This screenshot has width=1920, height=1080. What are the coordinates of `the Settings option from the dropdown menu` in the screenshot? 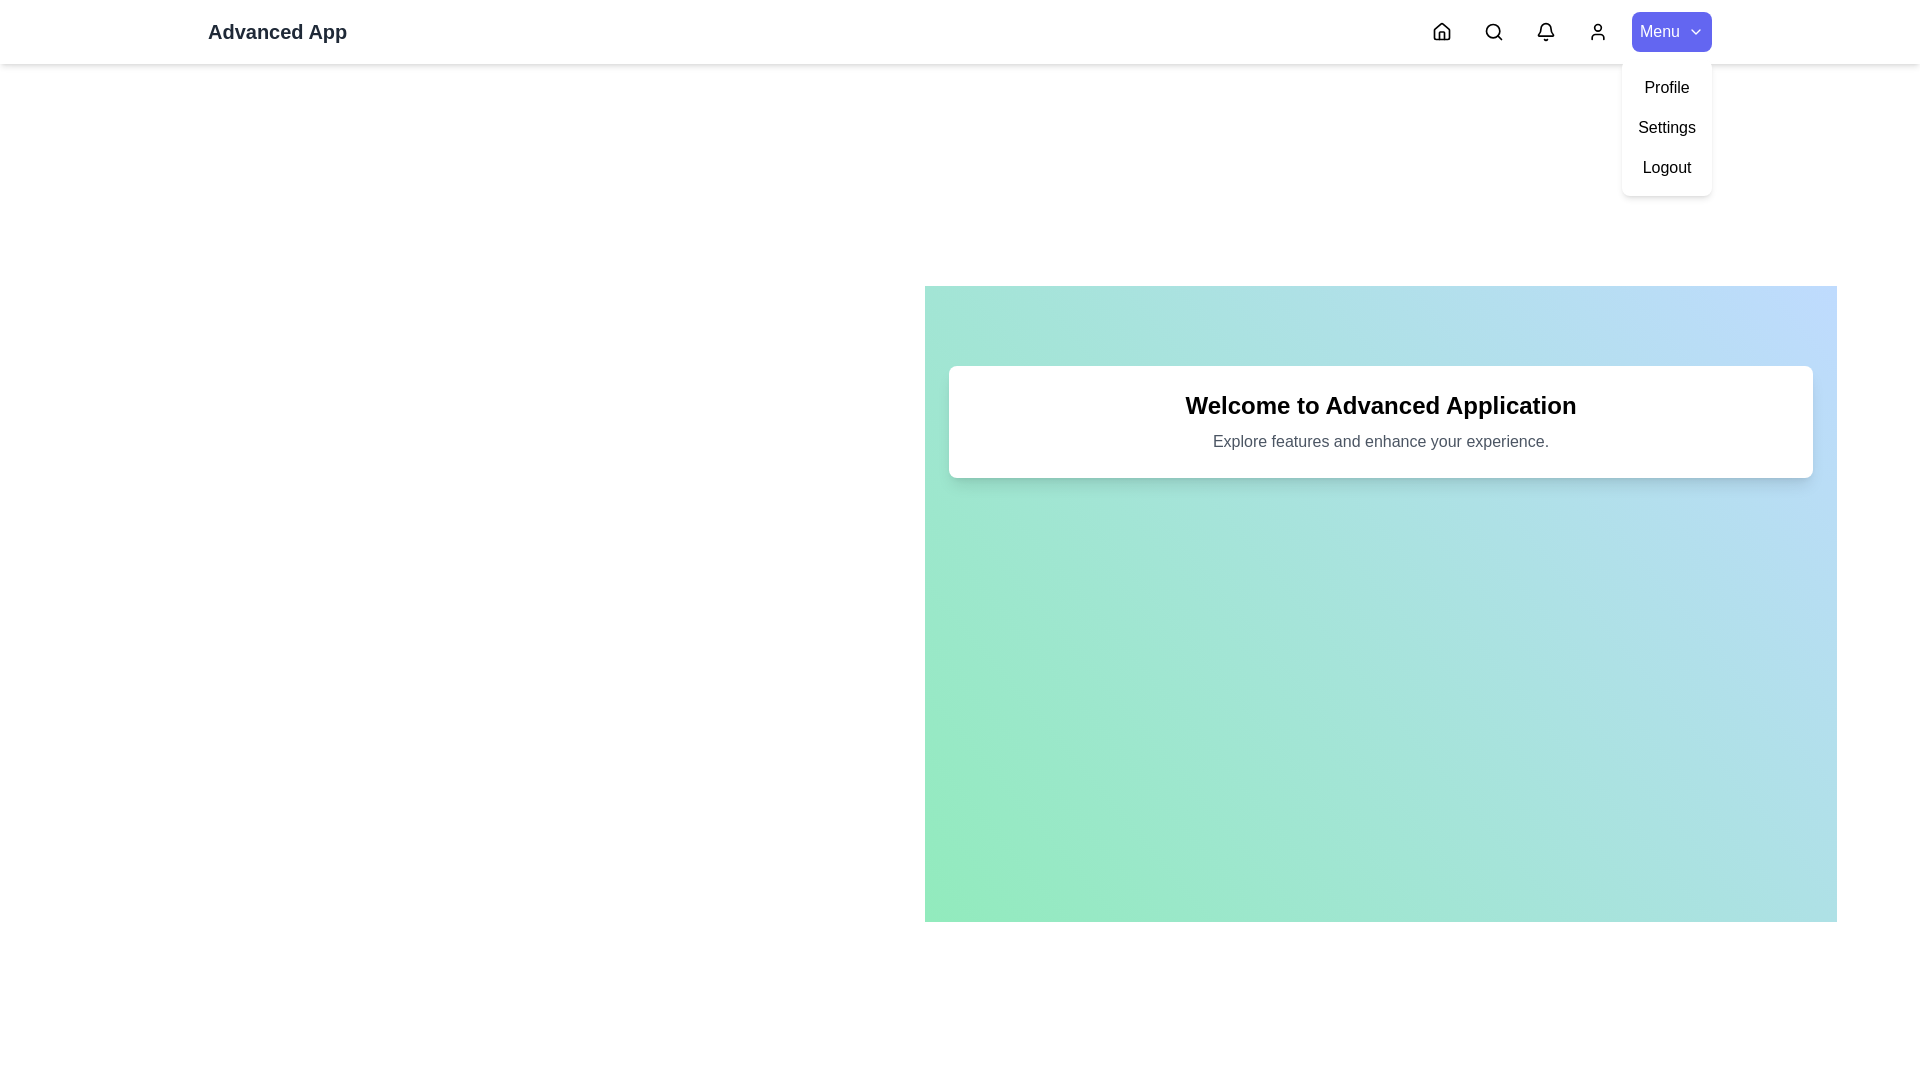 It's located at (1667, 127).